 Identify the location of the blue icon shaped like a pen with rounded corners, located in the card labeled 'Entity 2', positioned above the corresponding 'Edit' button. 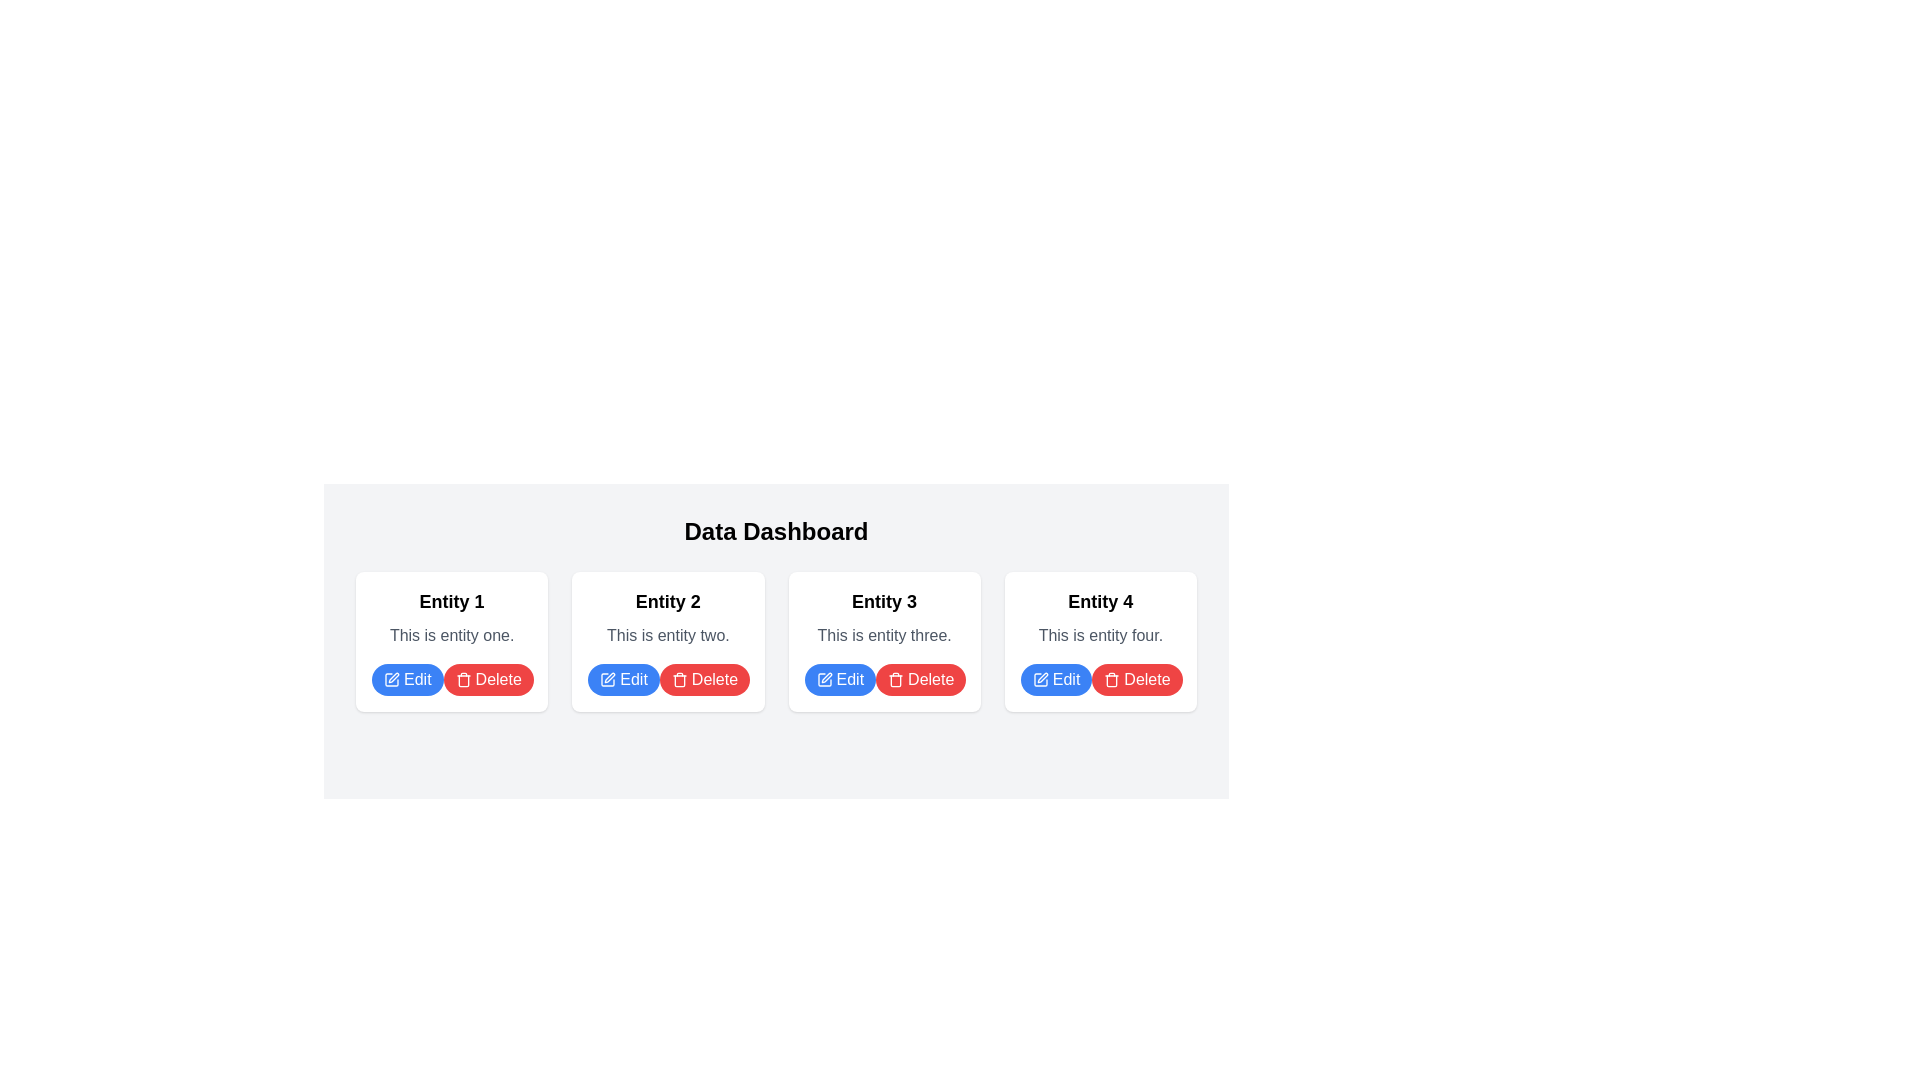
(607, 678).